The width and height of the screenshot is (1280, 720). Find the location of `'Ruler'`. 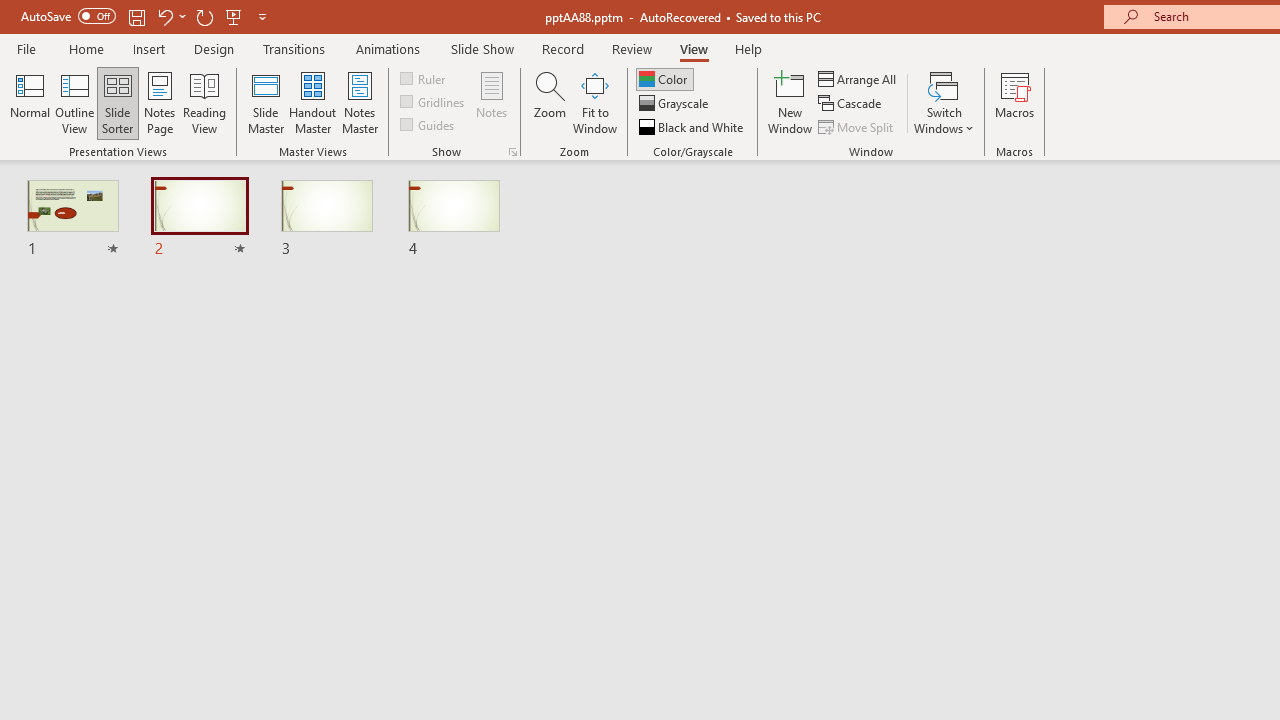

'Ruler' is located at coordinates (423, 77).